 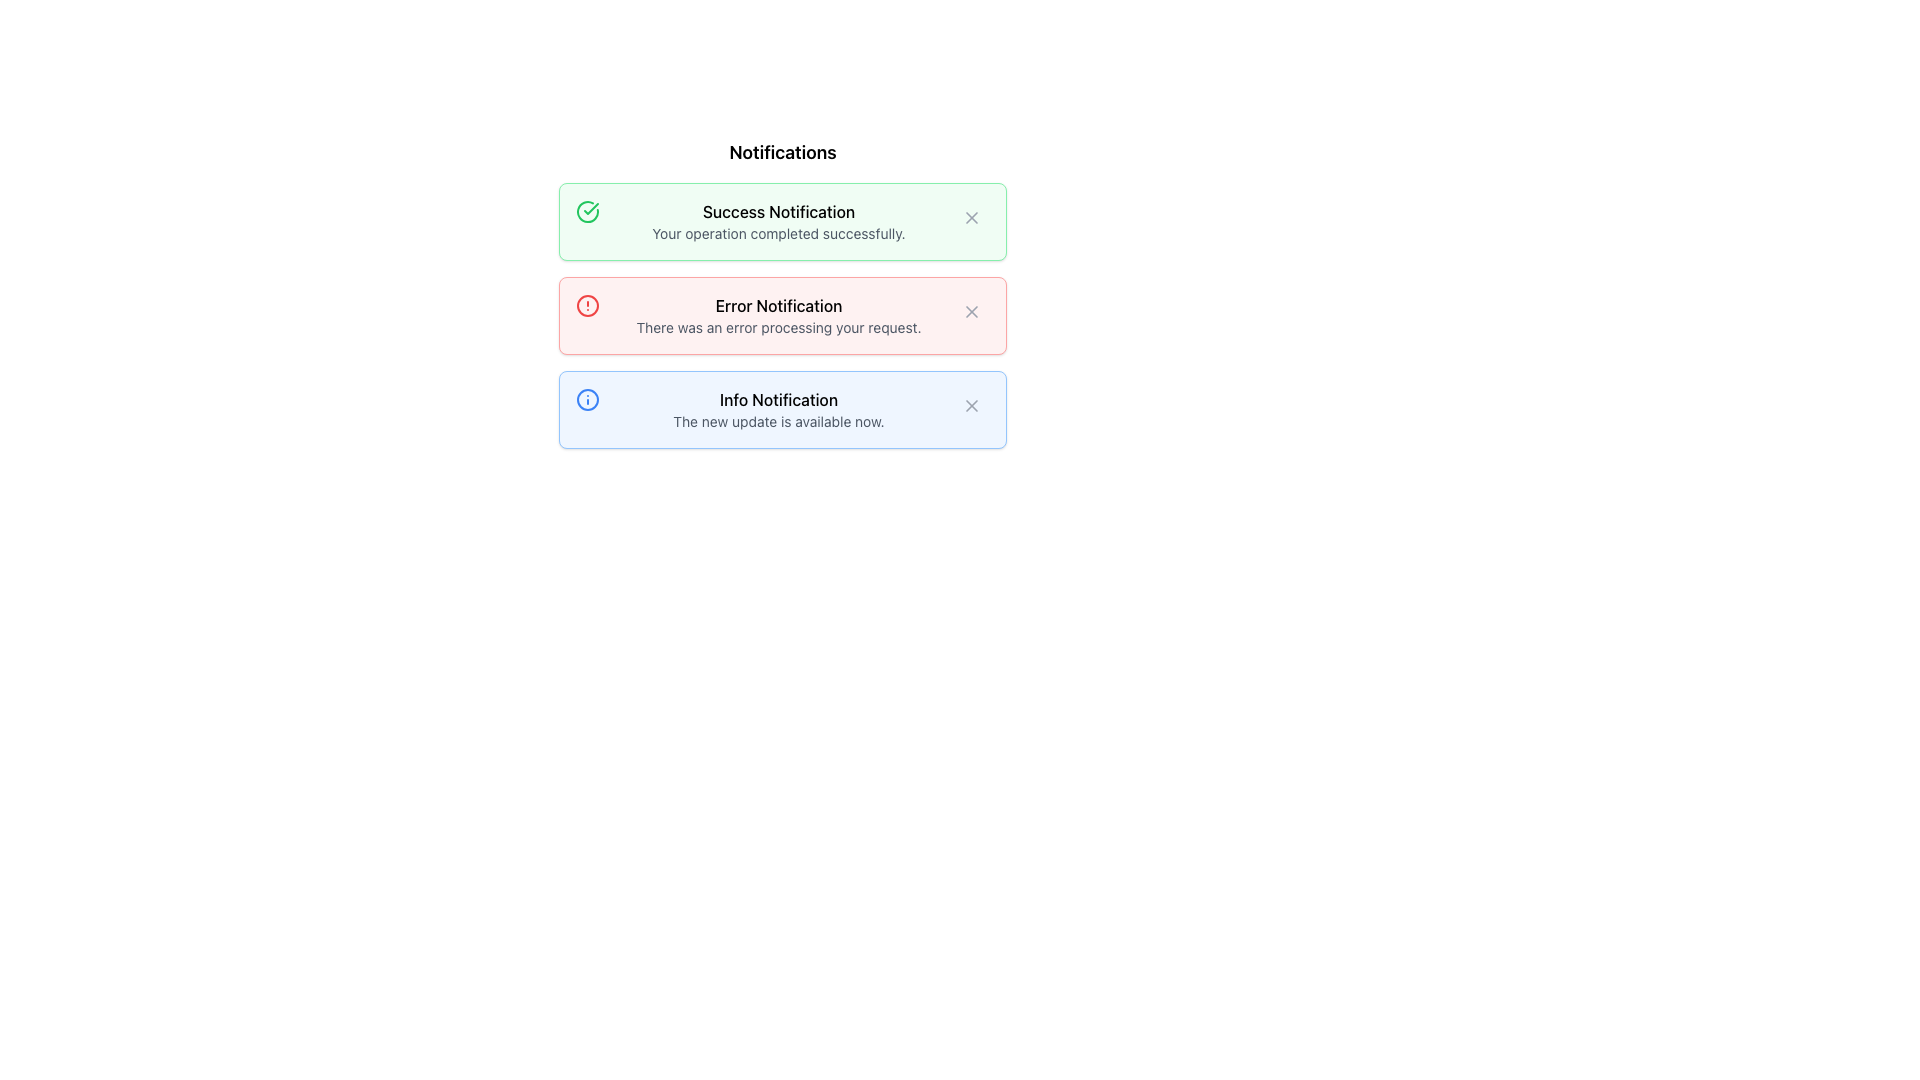 I want to click on the dismiss button located at the top-right corner of the green notification box labeled 'Success Notification', so click(x=971, y=218).